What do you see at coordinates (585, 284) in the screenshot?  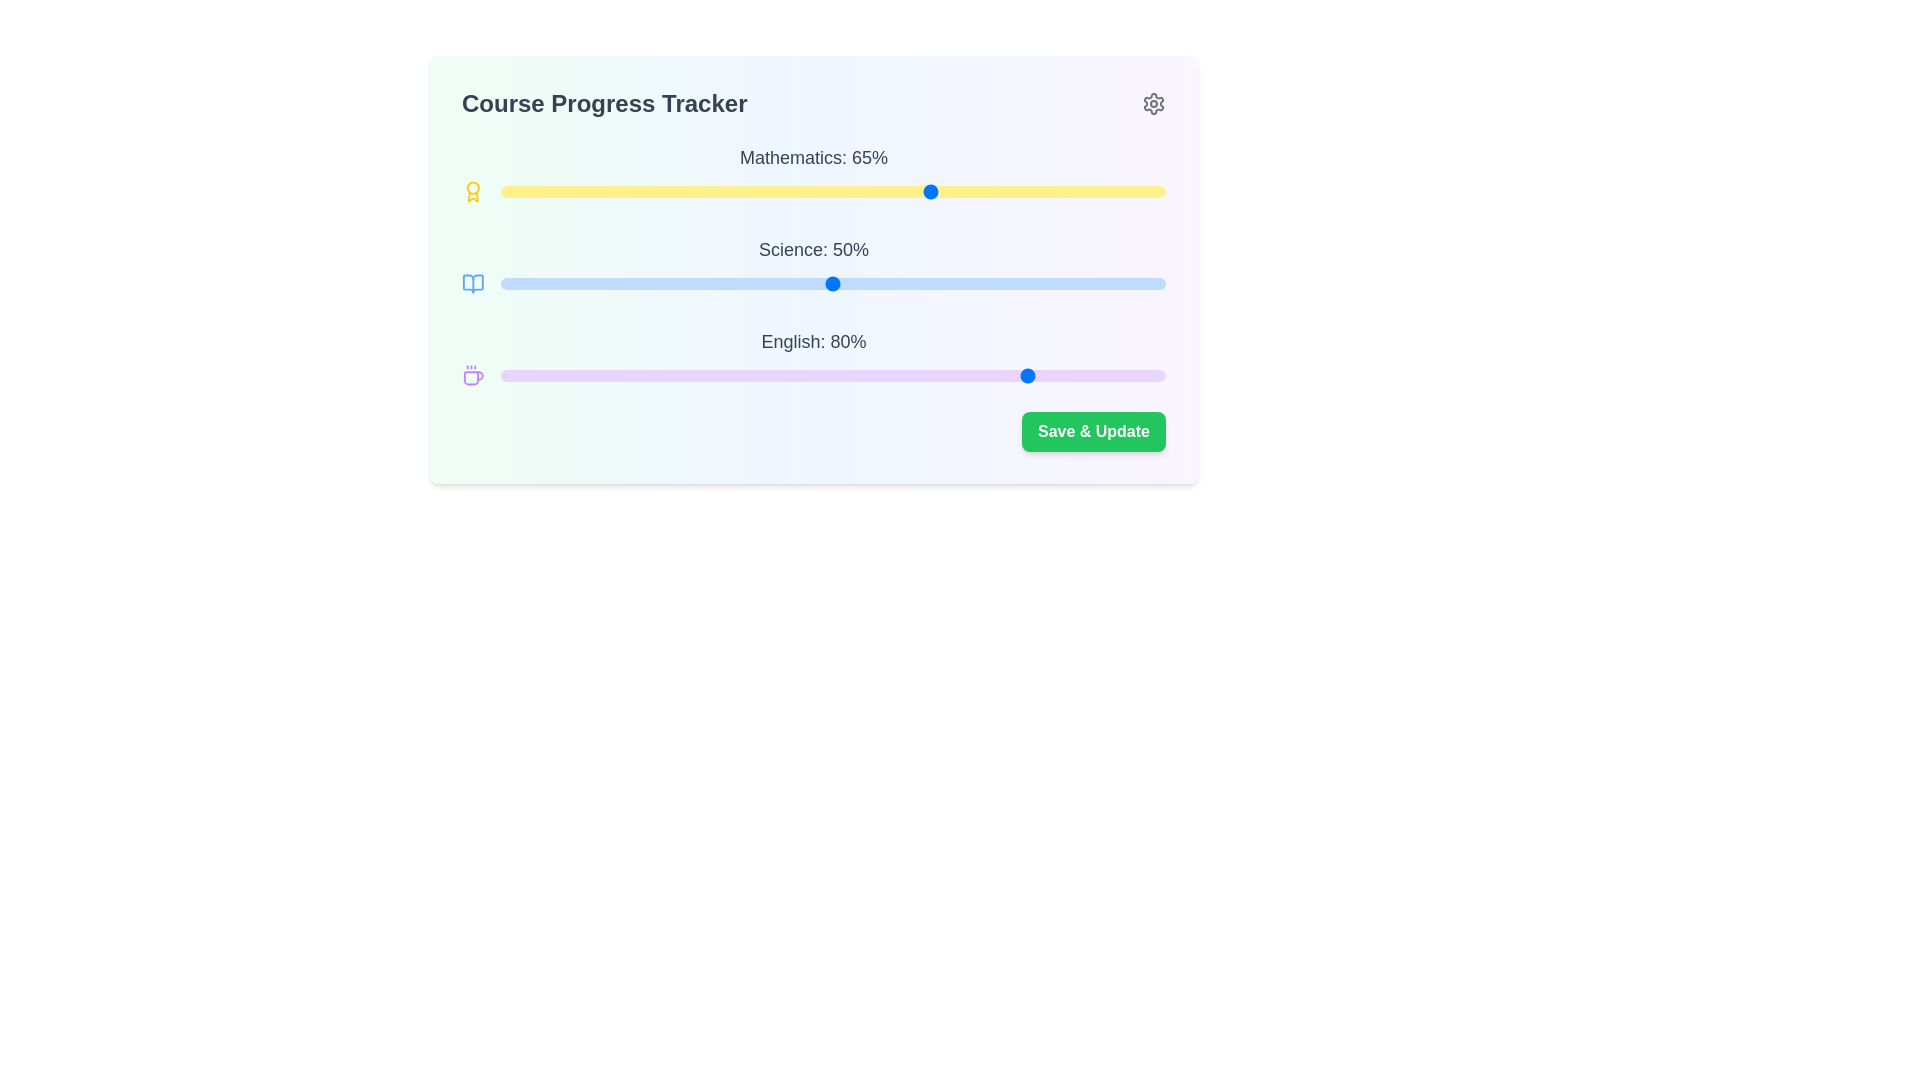 I see `progress` at bounding box center [585, 284].